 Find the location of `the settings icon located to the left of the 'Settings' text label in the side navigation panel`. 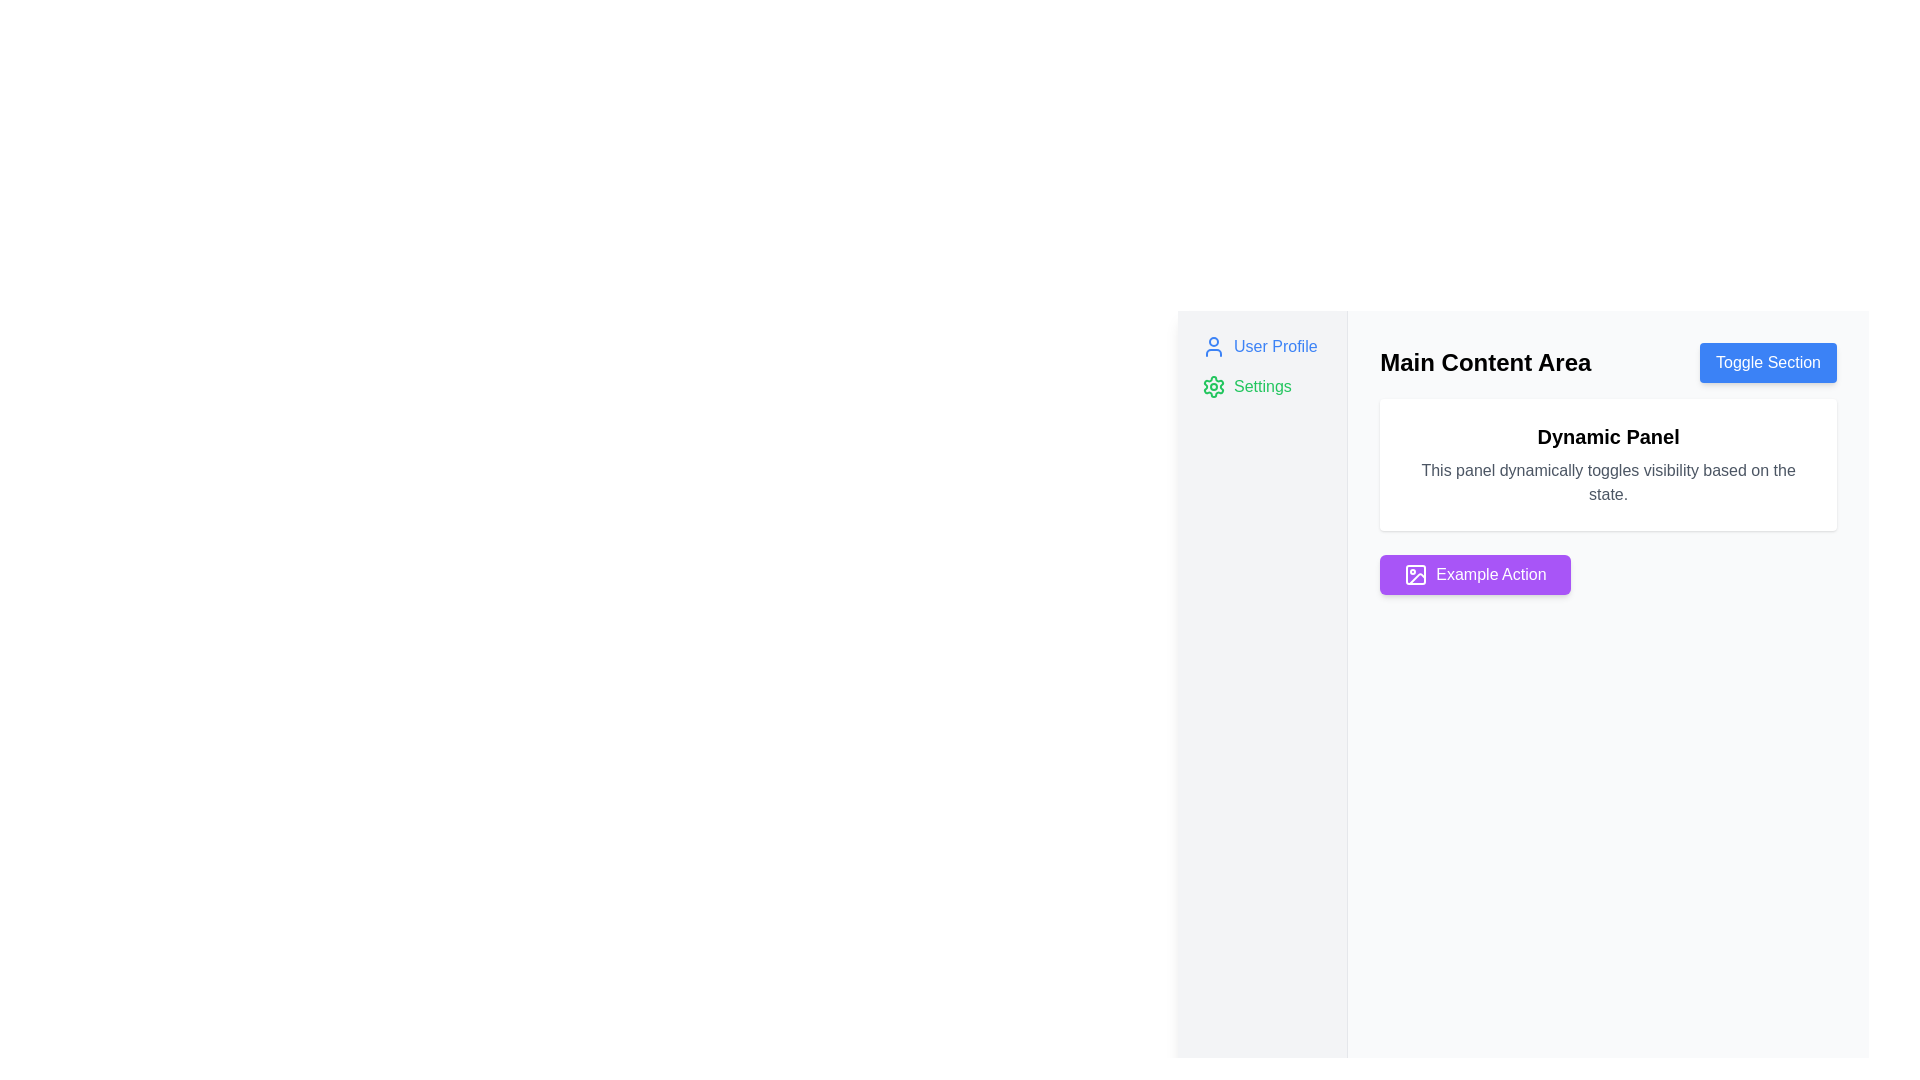

the settings icon located to the left of the 'Settings' text label in the side navigation panel is located at coordinates (1213, 386).